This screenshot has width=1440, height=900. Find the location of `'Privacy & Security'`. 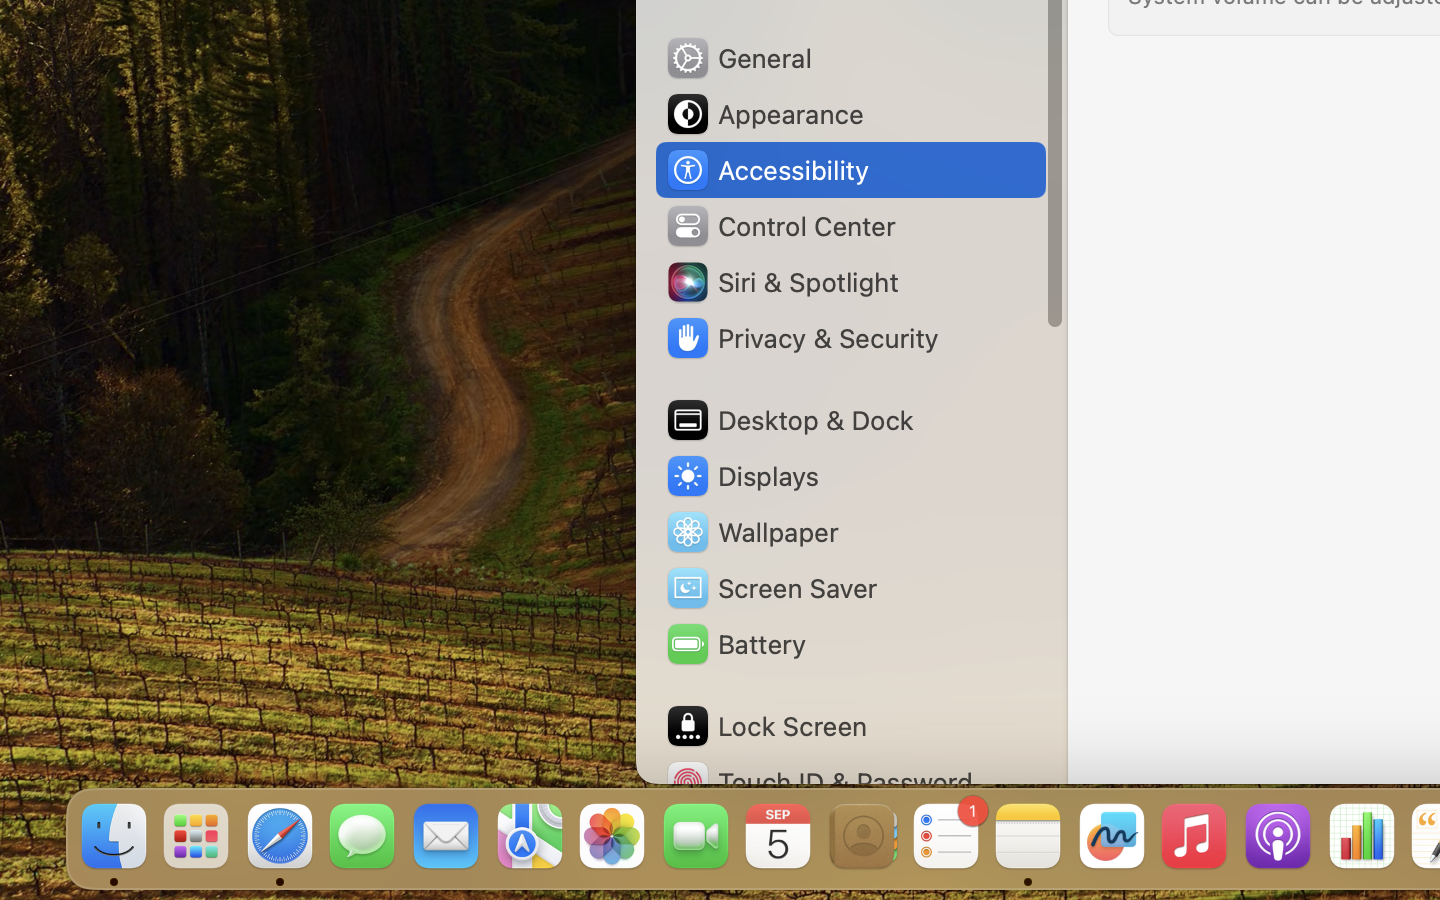

'Privacy & Security' is located at coordinates (801, 338).